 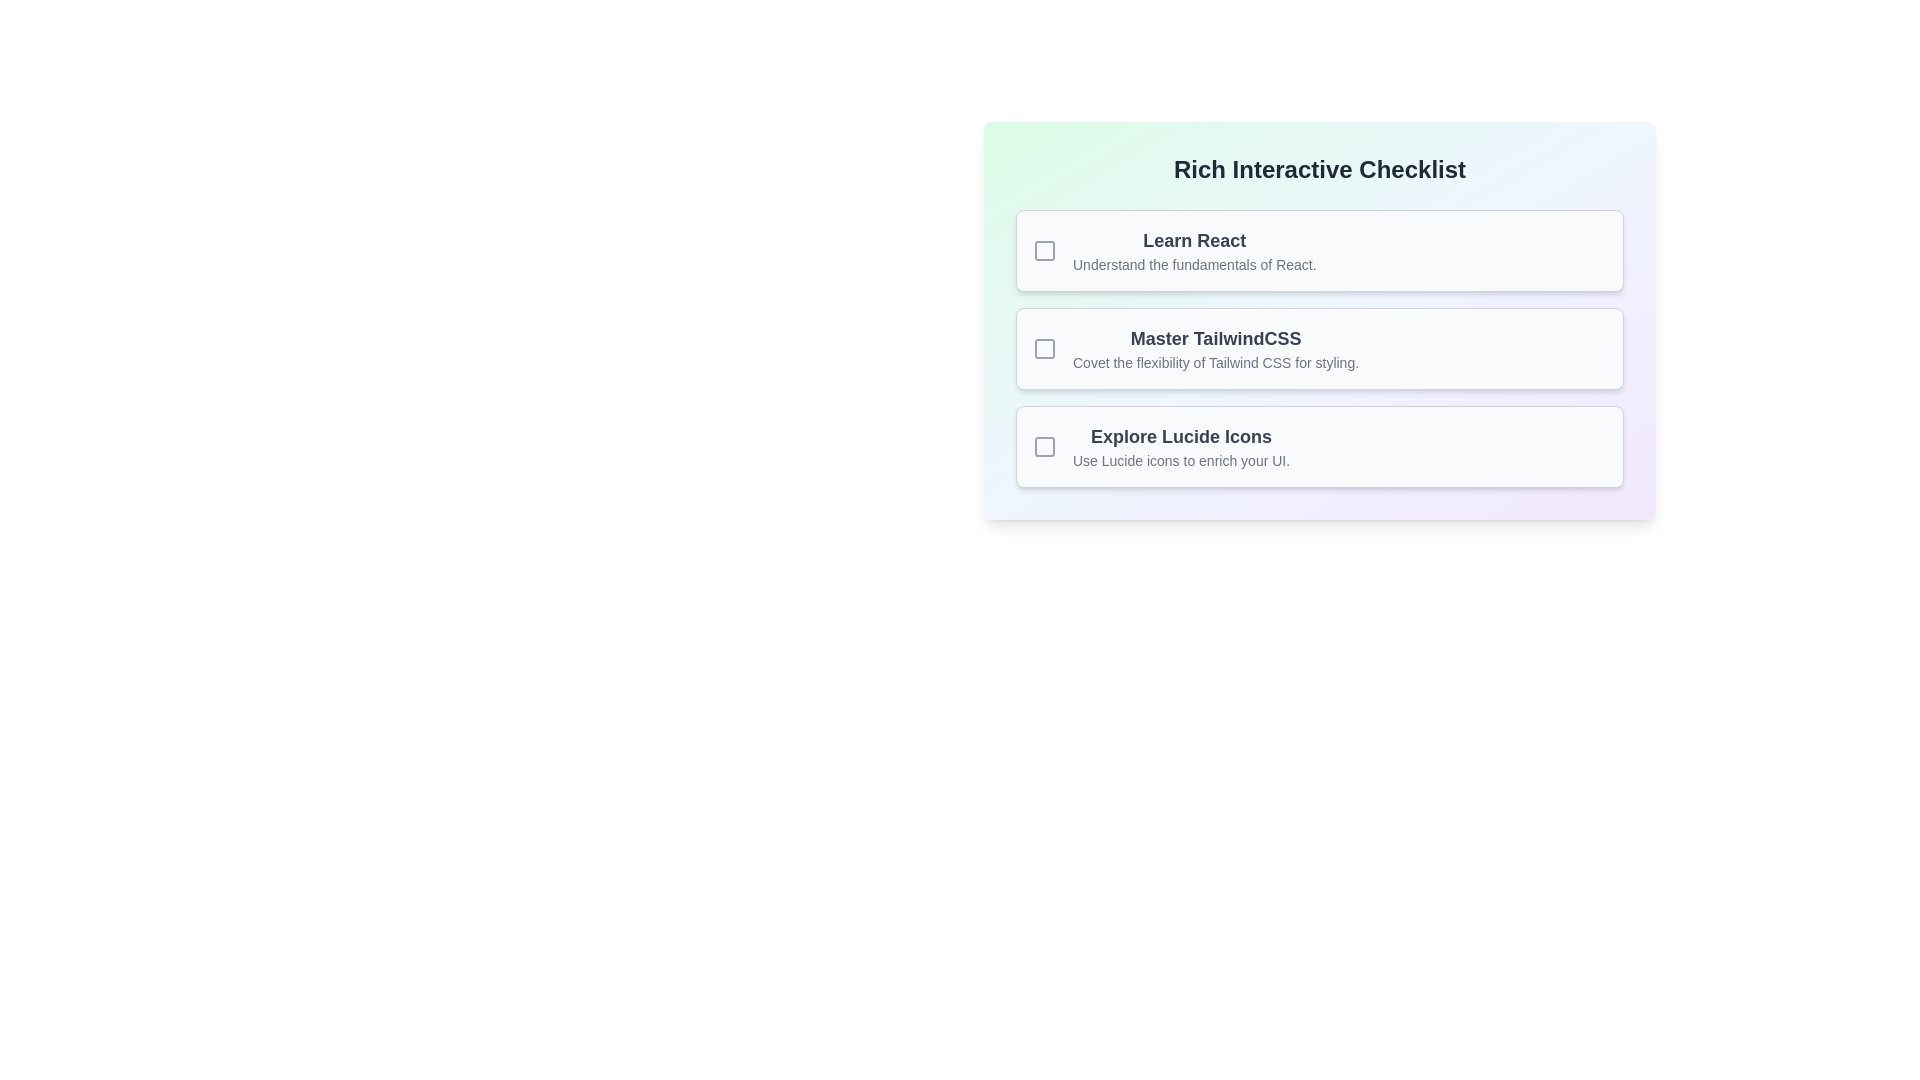 I want to click on the rich text block displaying the title 'Learn React' and subtitle 'Understand the fundamentals of React.' in the Rich Interactive Checklist, so click(x=1194, y=249).